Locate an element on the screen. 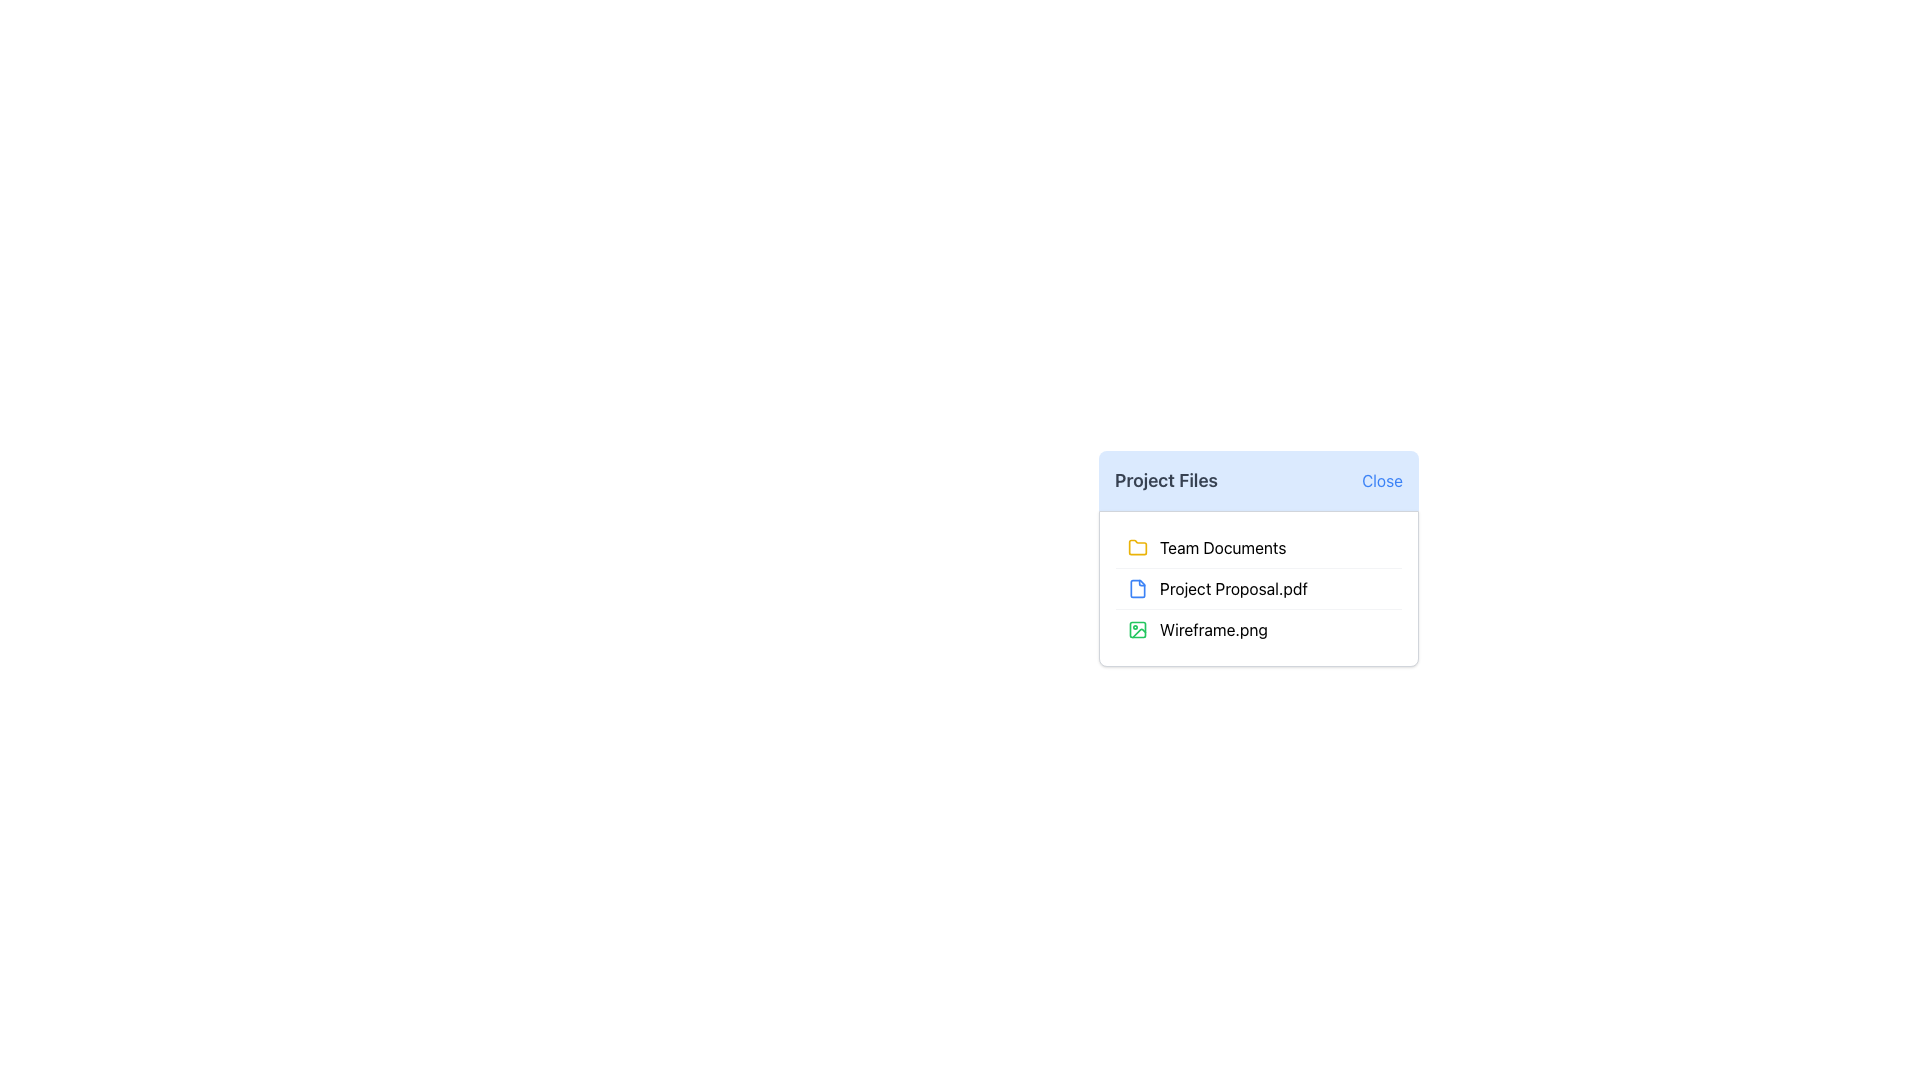 The image size is (1920, 1080). the first selectable list item labeled 'Team Documents' in the dropdown box 'Project Files' is located at coordinates (1257, 559).